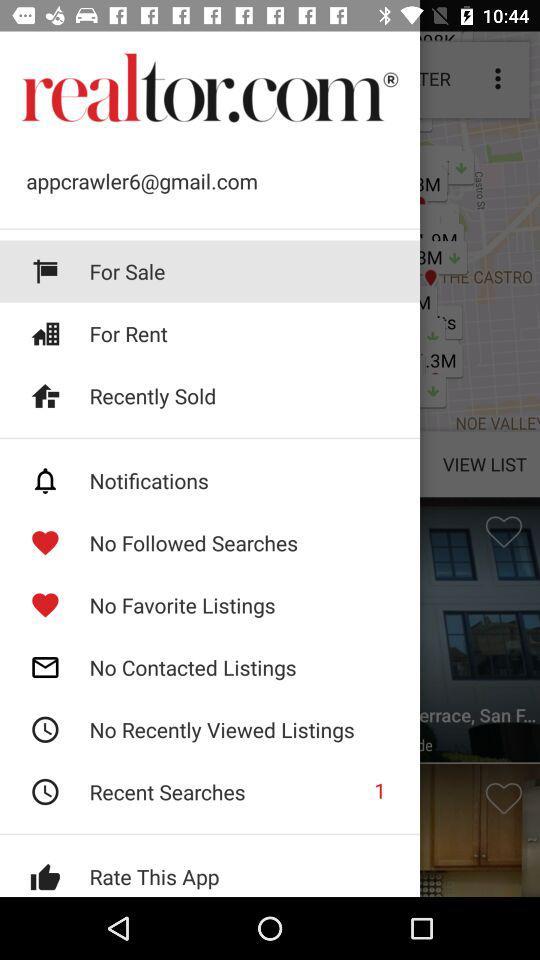 The image size is (540, 960). What do you see at coordinates (481, 772) in the screenshot?
I see `the favorite icon` at bounding box center [481, 772].